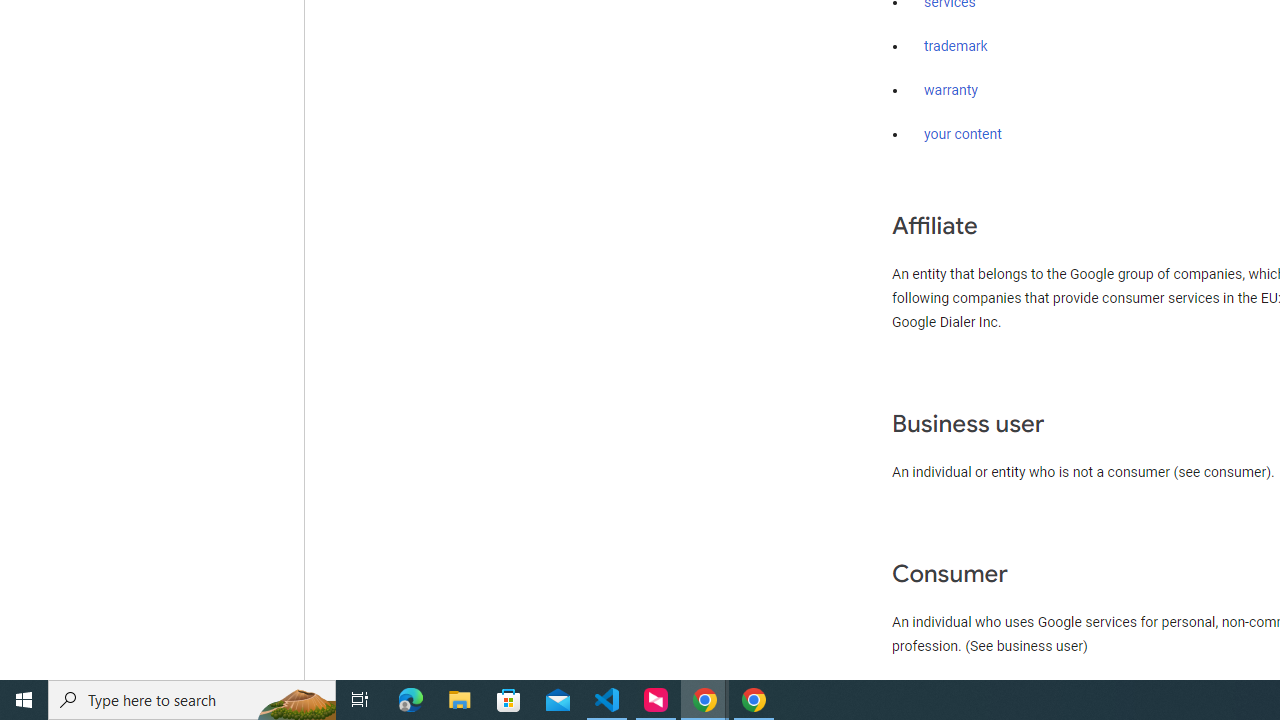 The height and width of the screenshot is (720, 1280). Describe the element at coordinates (963, 135) in the screenshot. I see `'your content'` at that location.